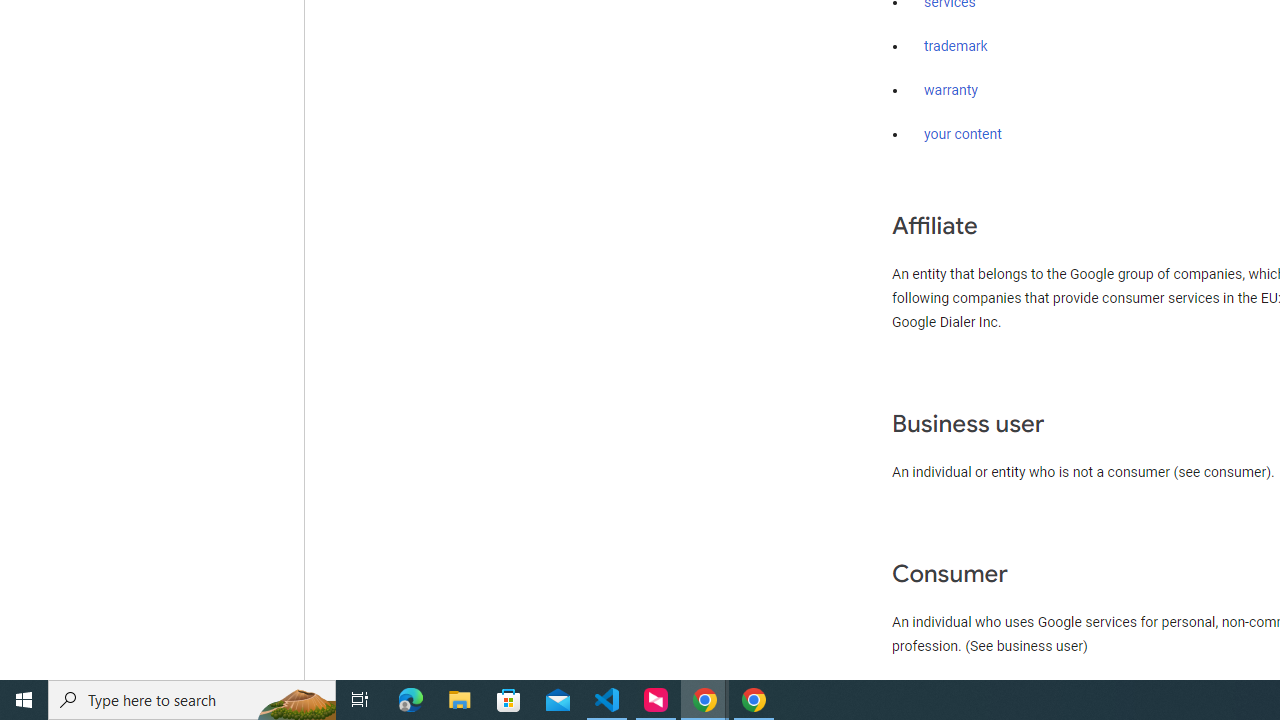 The height and width of the screenshot is (720, 1280). Describe the element at coordinates (963, 135) in the screenshot. I see `'your content'` at that location.